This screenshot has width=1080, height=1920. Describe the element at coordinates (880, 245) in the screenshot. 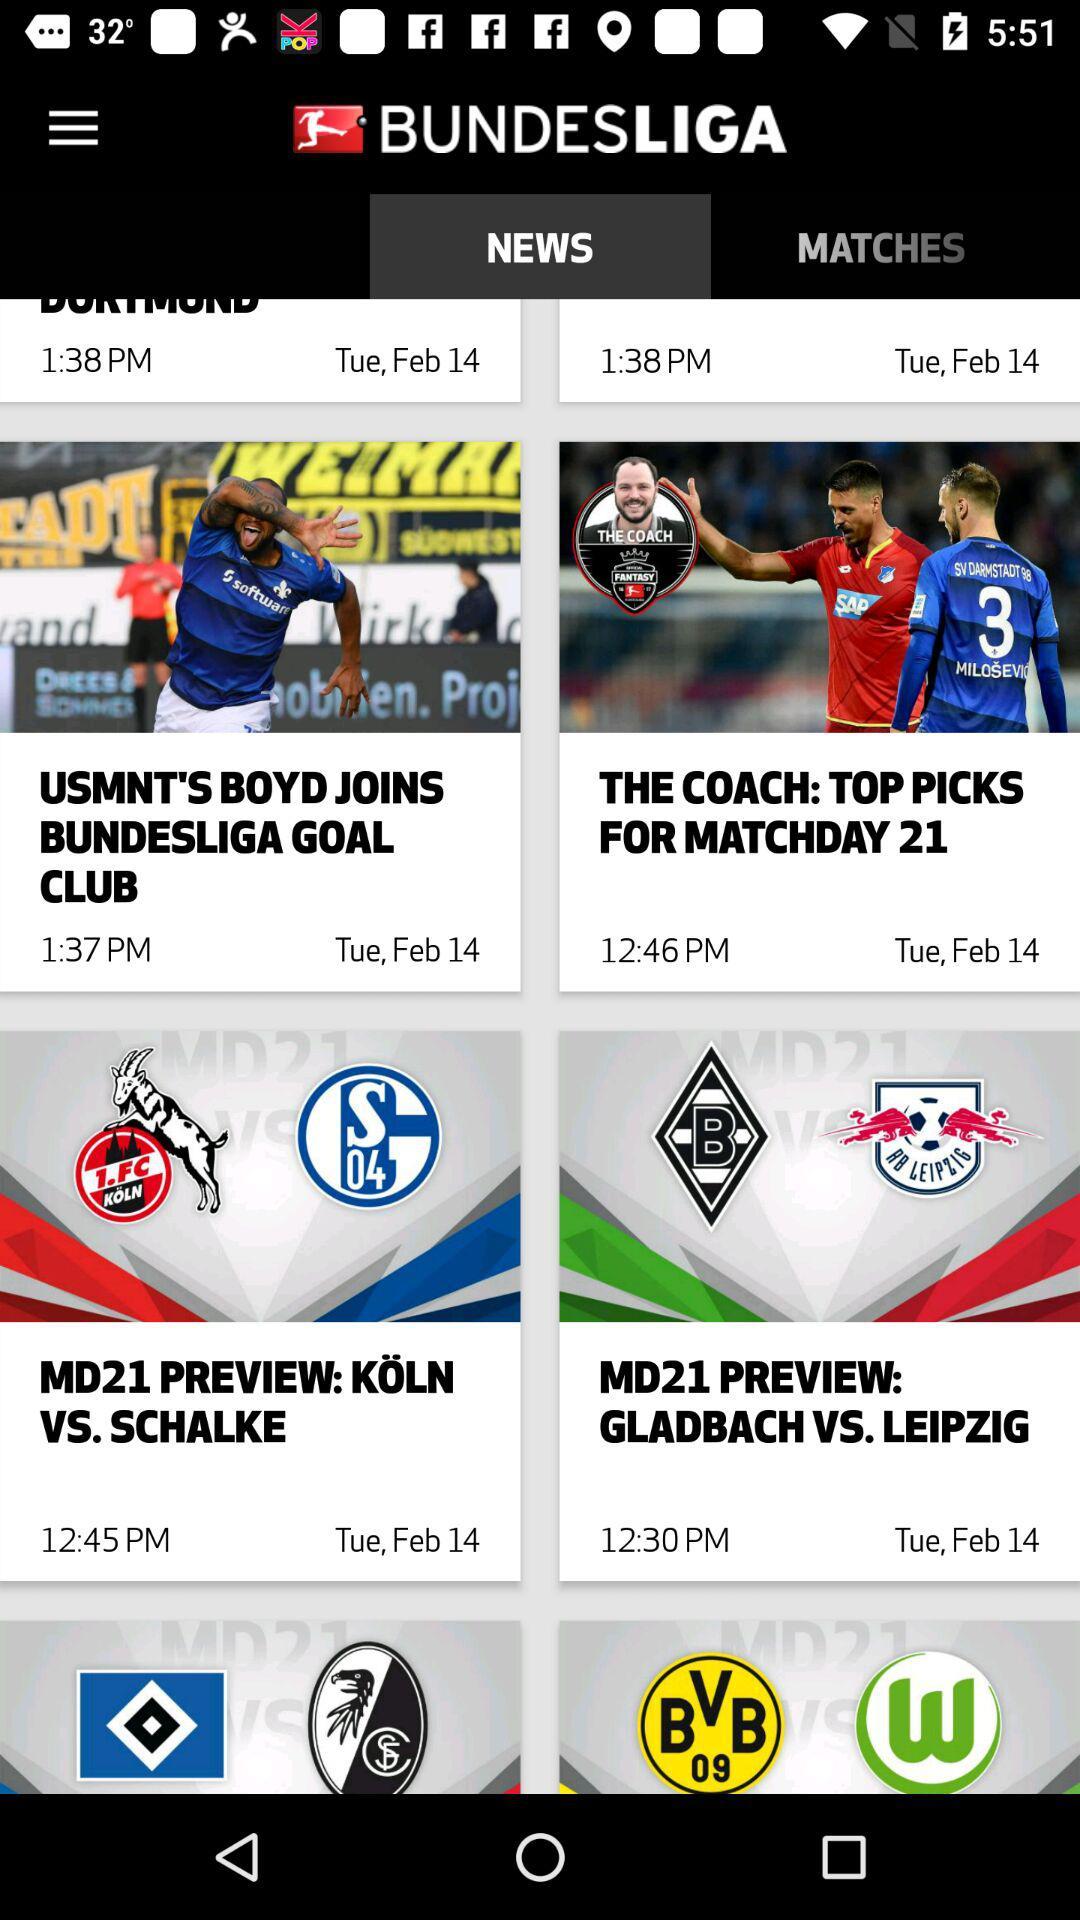

I see `item to the right of news item` at that location.